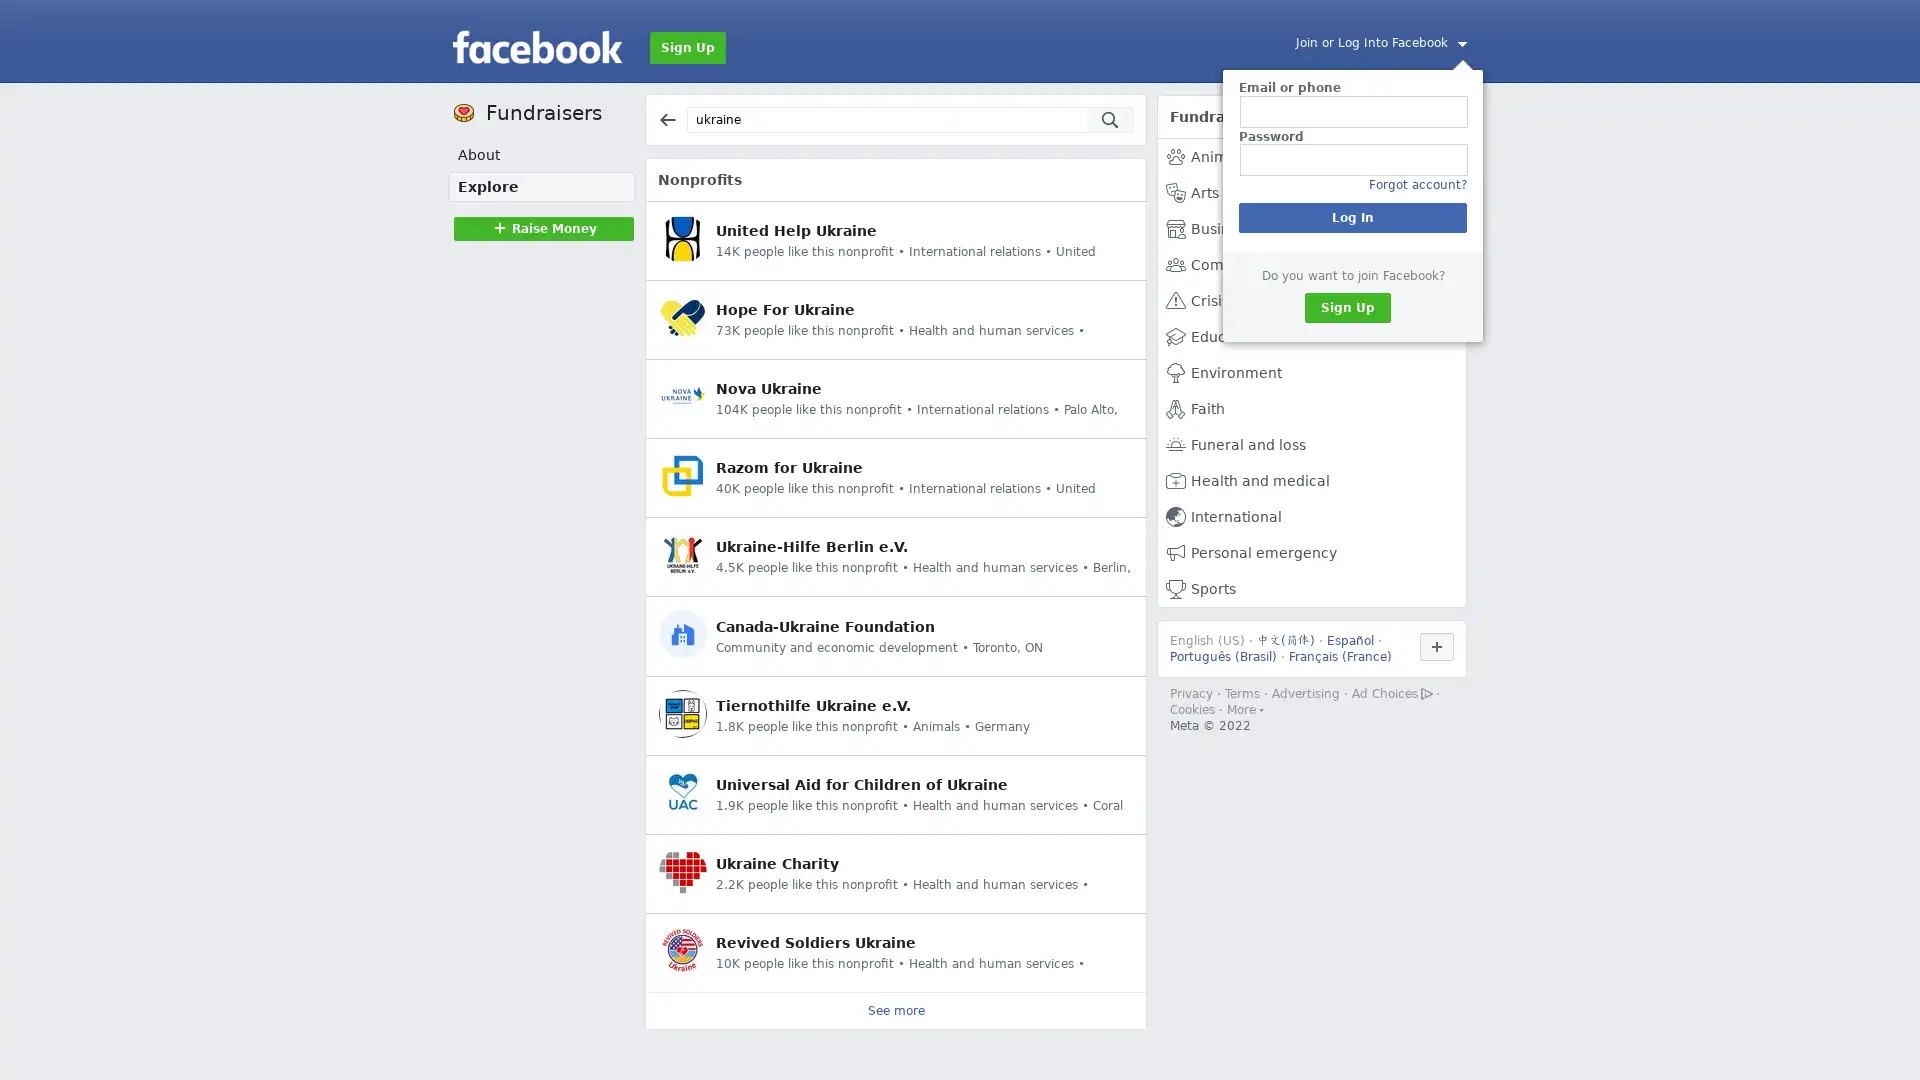 The image size is (1920, 1080). I want to click on Portugues (Brasil), so click(1222, 656).